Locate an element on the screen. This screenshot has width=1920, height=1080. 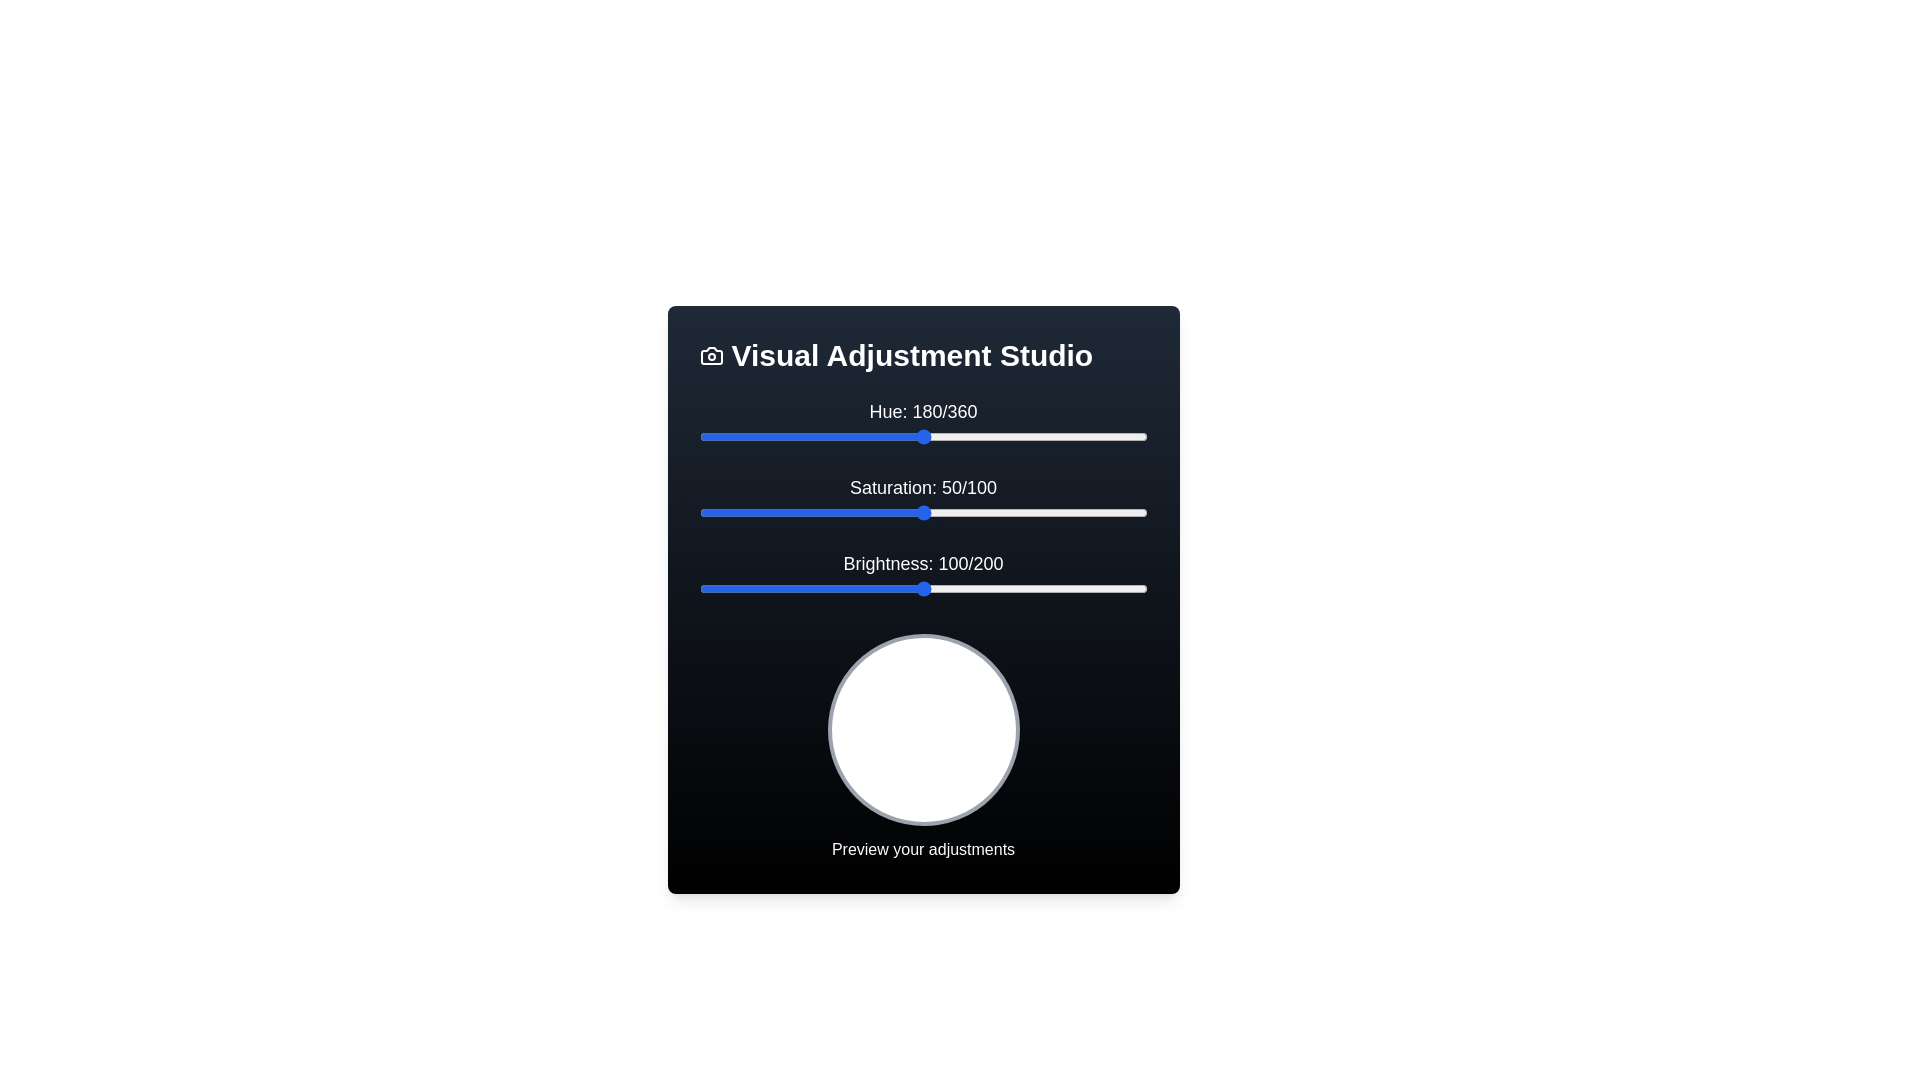
the 'Hue' slider to 219 by dragging the slider is located at coordinates (972, 435).